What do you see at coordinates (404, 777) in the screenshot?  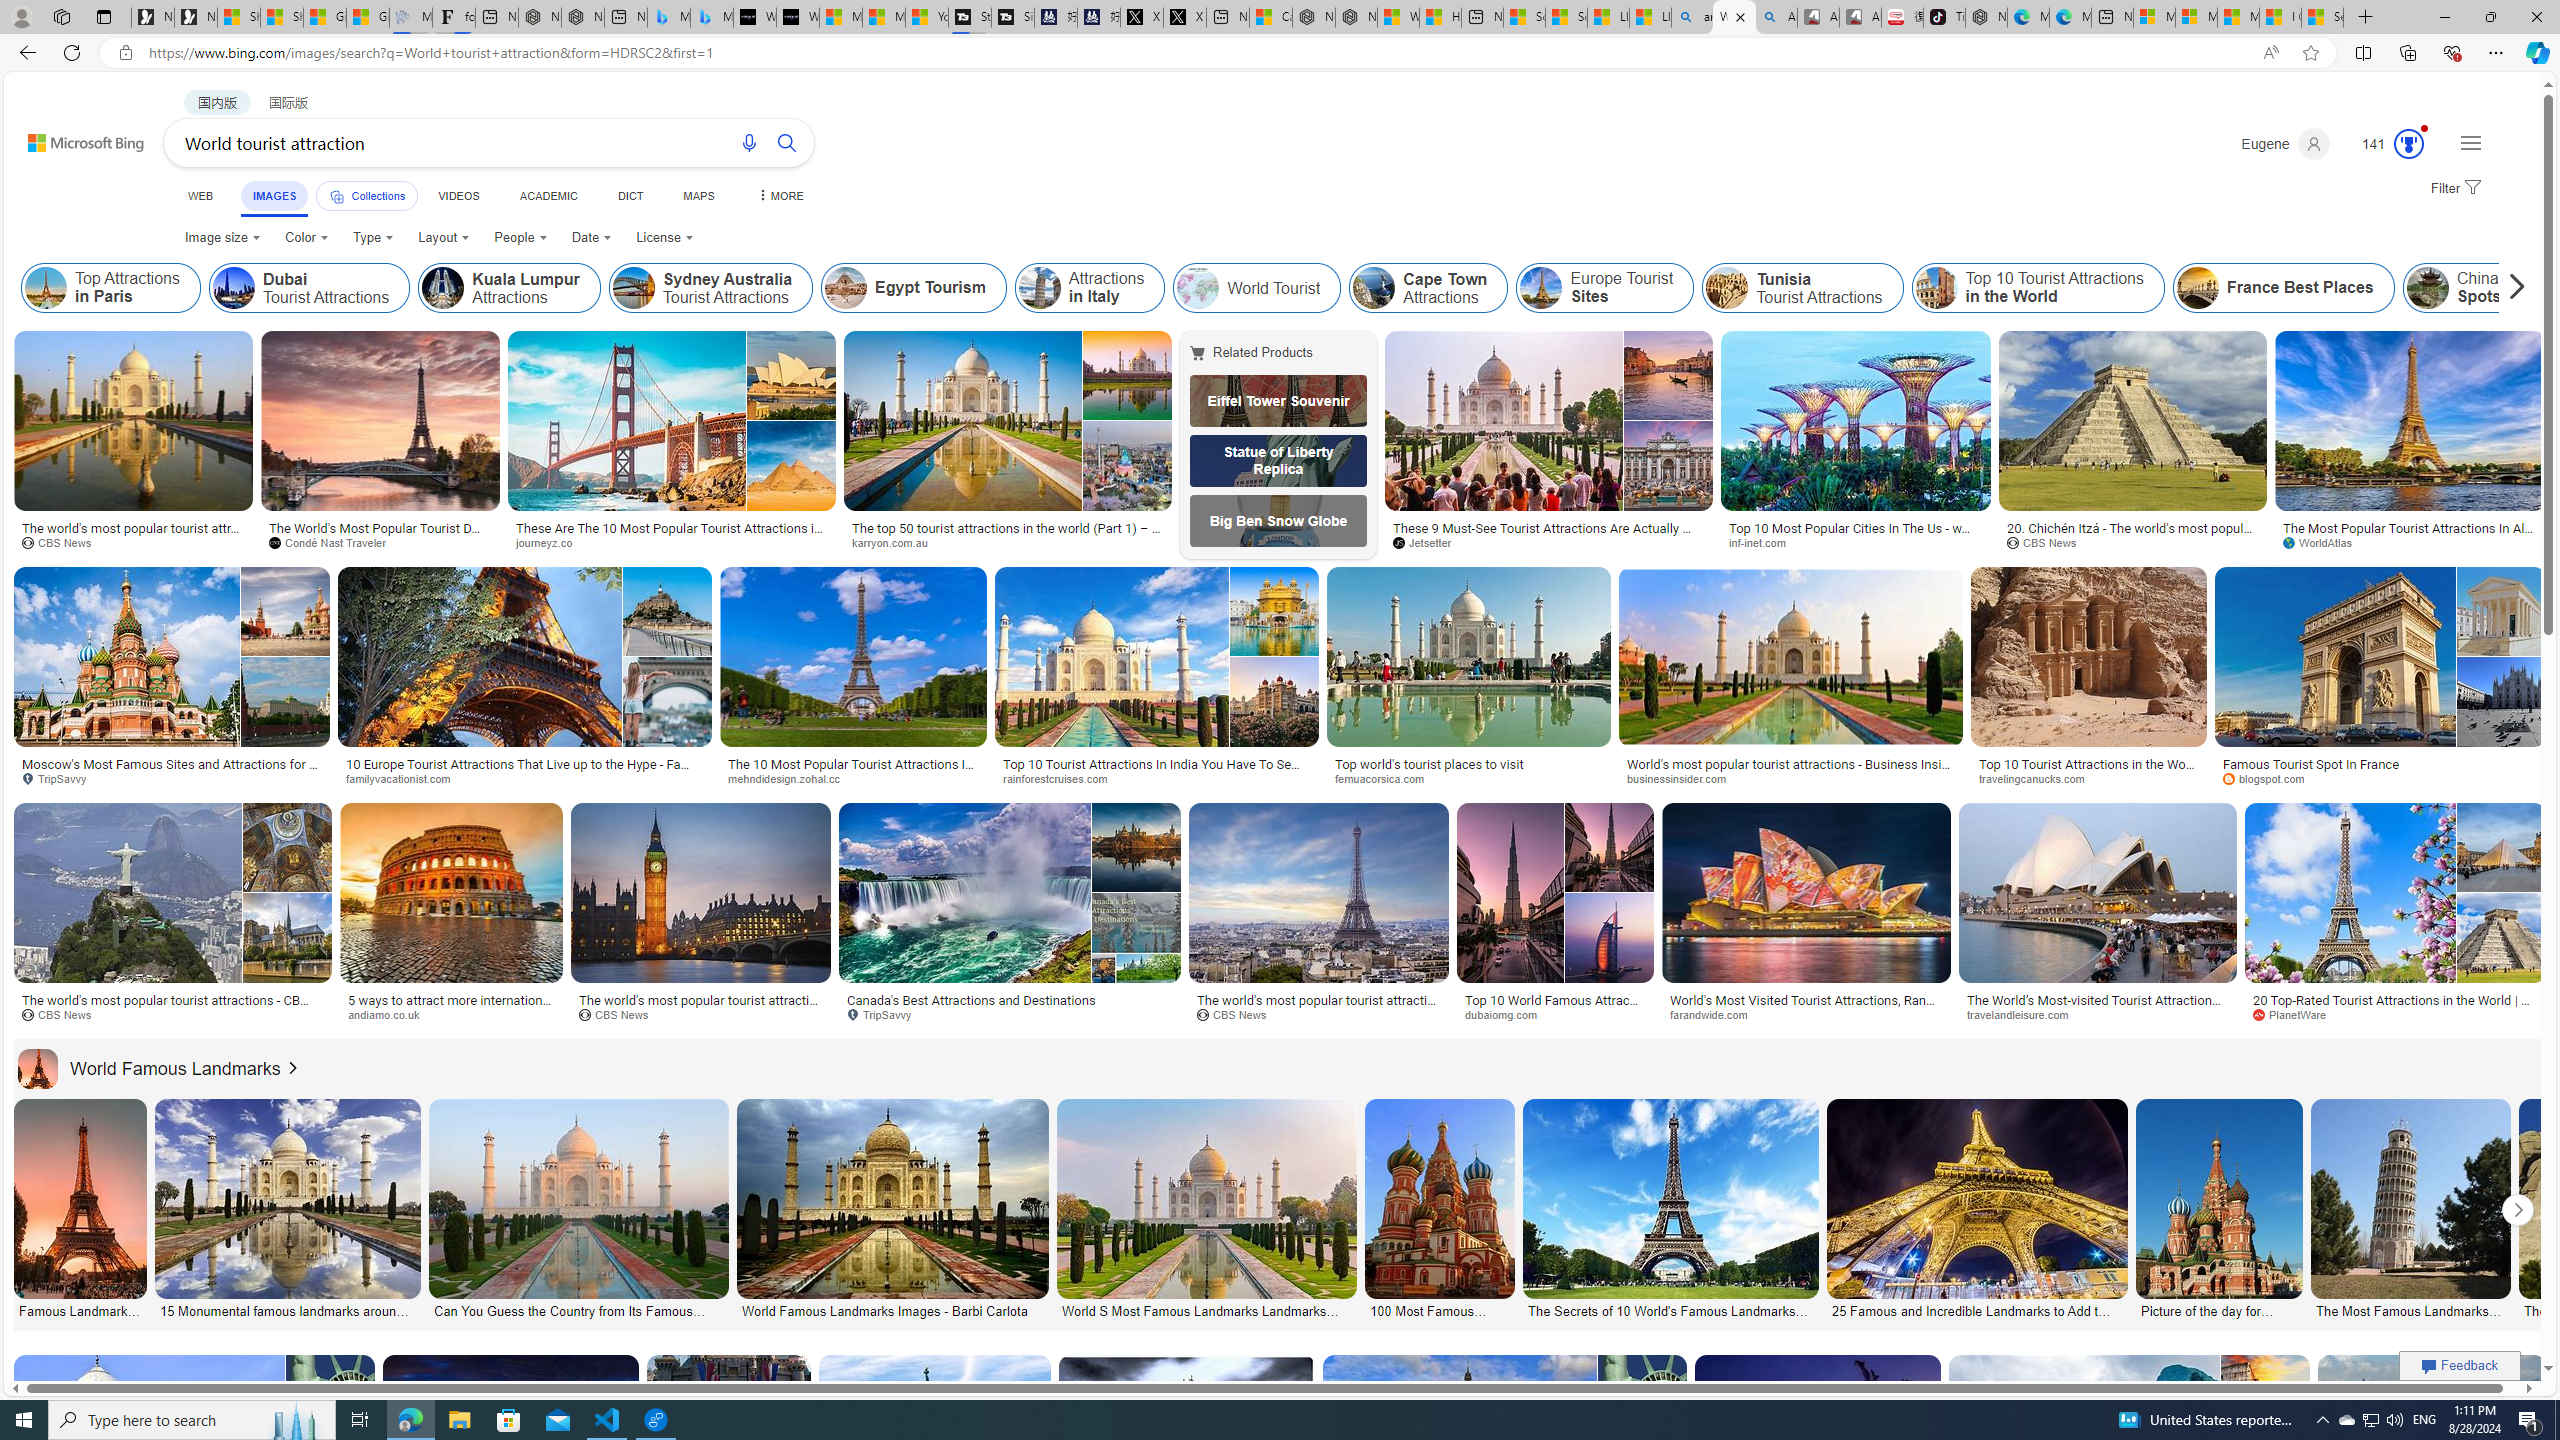 I see `'familyvacationist.com'` at bounding box center [404, 777].